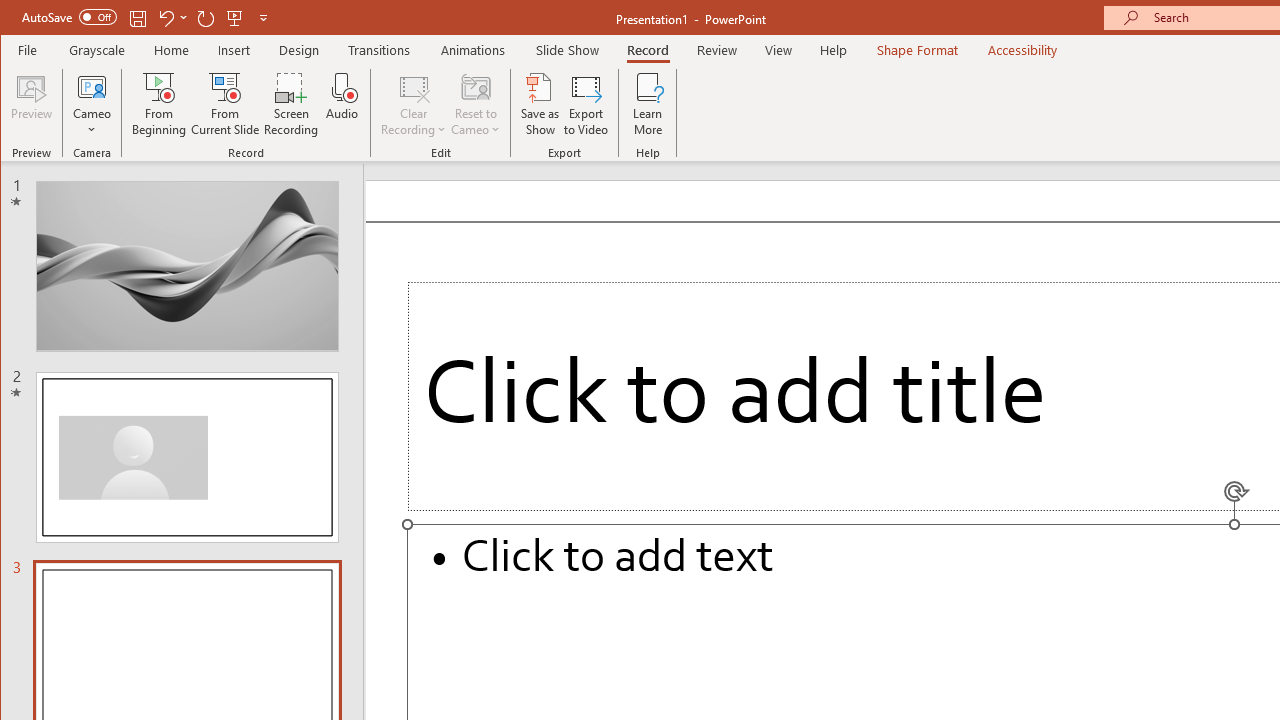 The image size is (1280, 720). Describe the element at coordinates (585, 104) in the screenshot. I see `'Export to Video'` at that location.